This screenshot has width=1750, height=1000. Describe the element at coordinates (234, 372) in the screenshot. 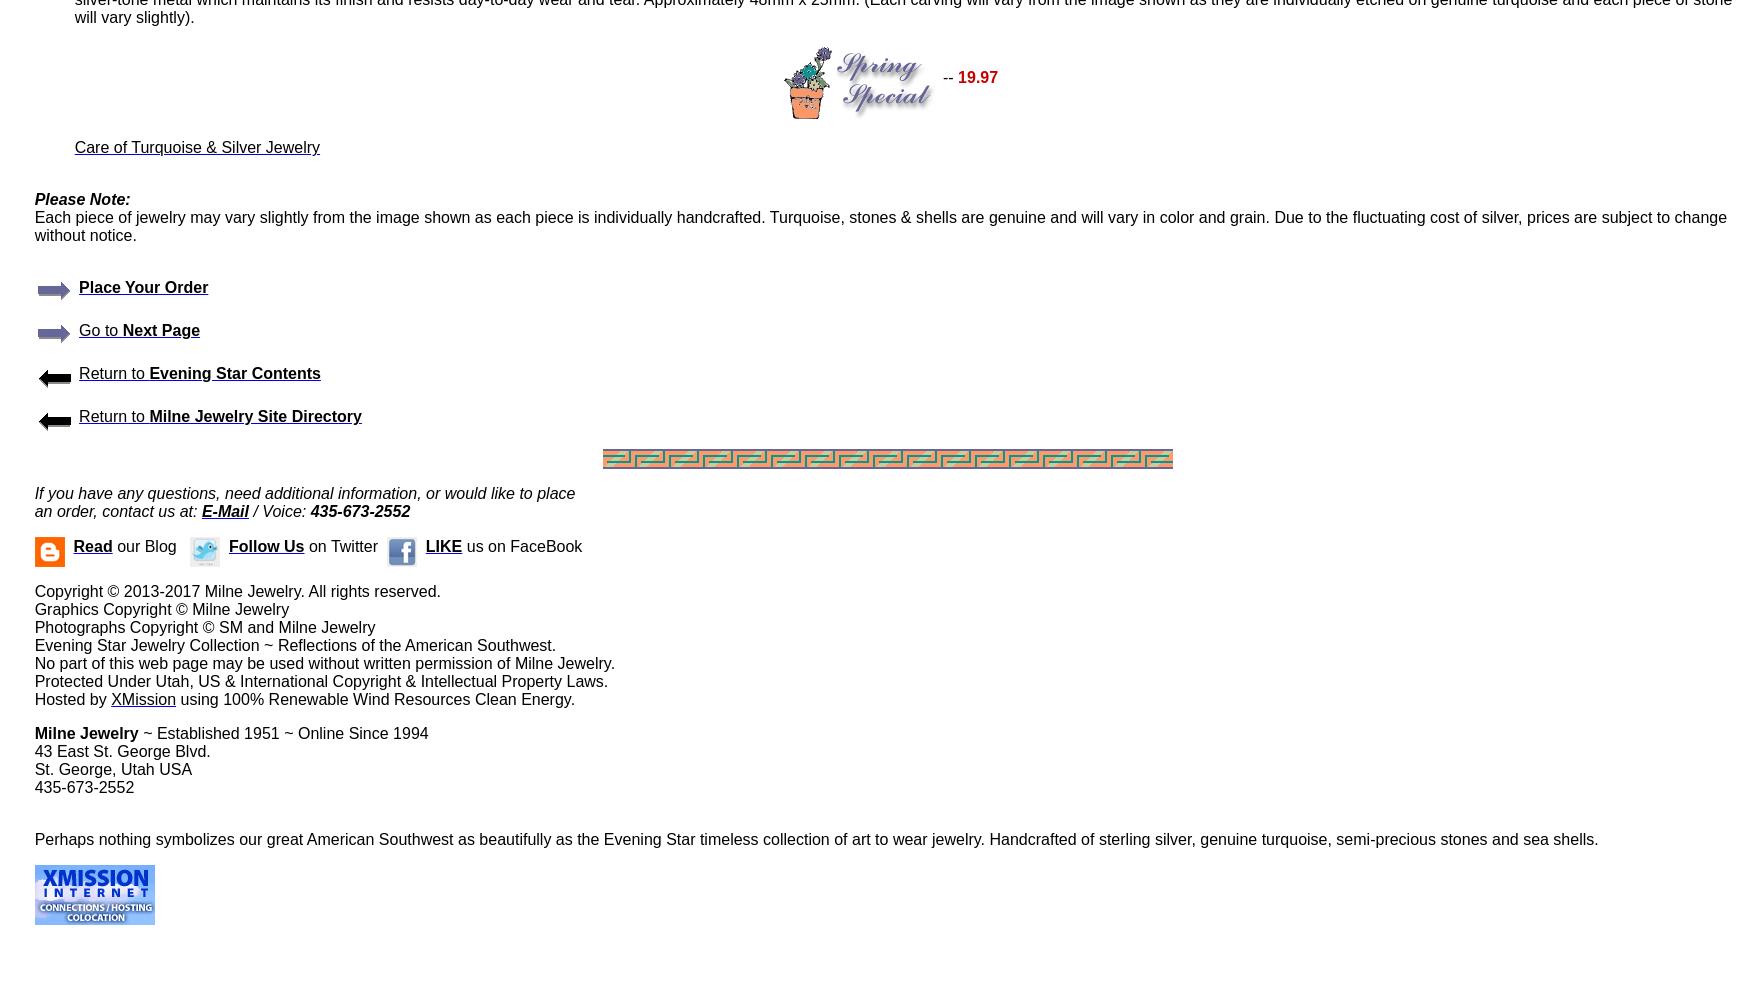

I see `'Evening Star Contents'` at that location.